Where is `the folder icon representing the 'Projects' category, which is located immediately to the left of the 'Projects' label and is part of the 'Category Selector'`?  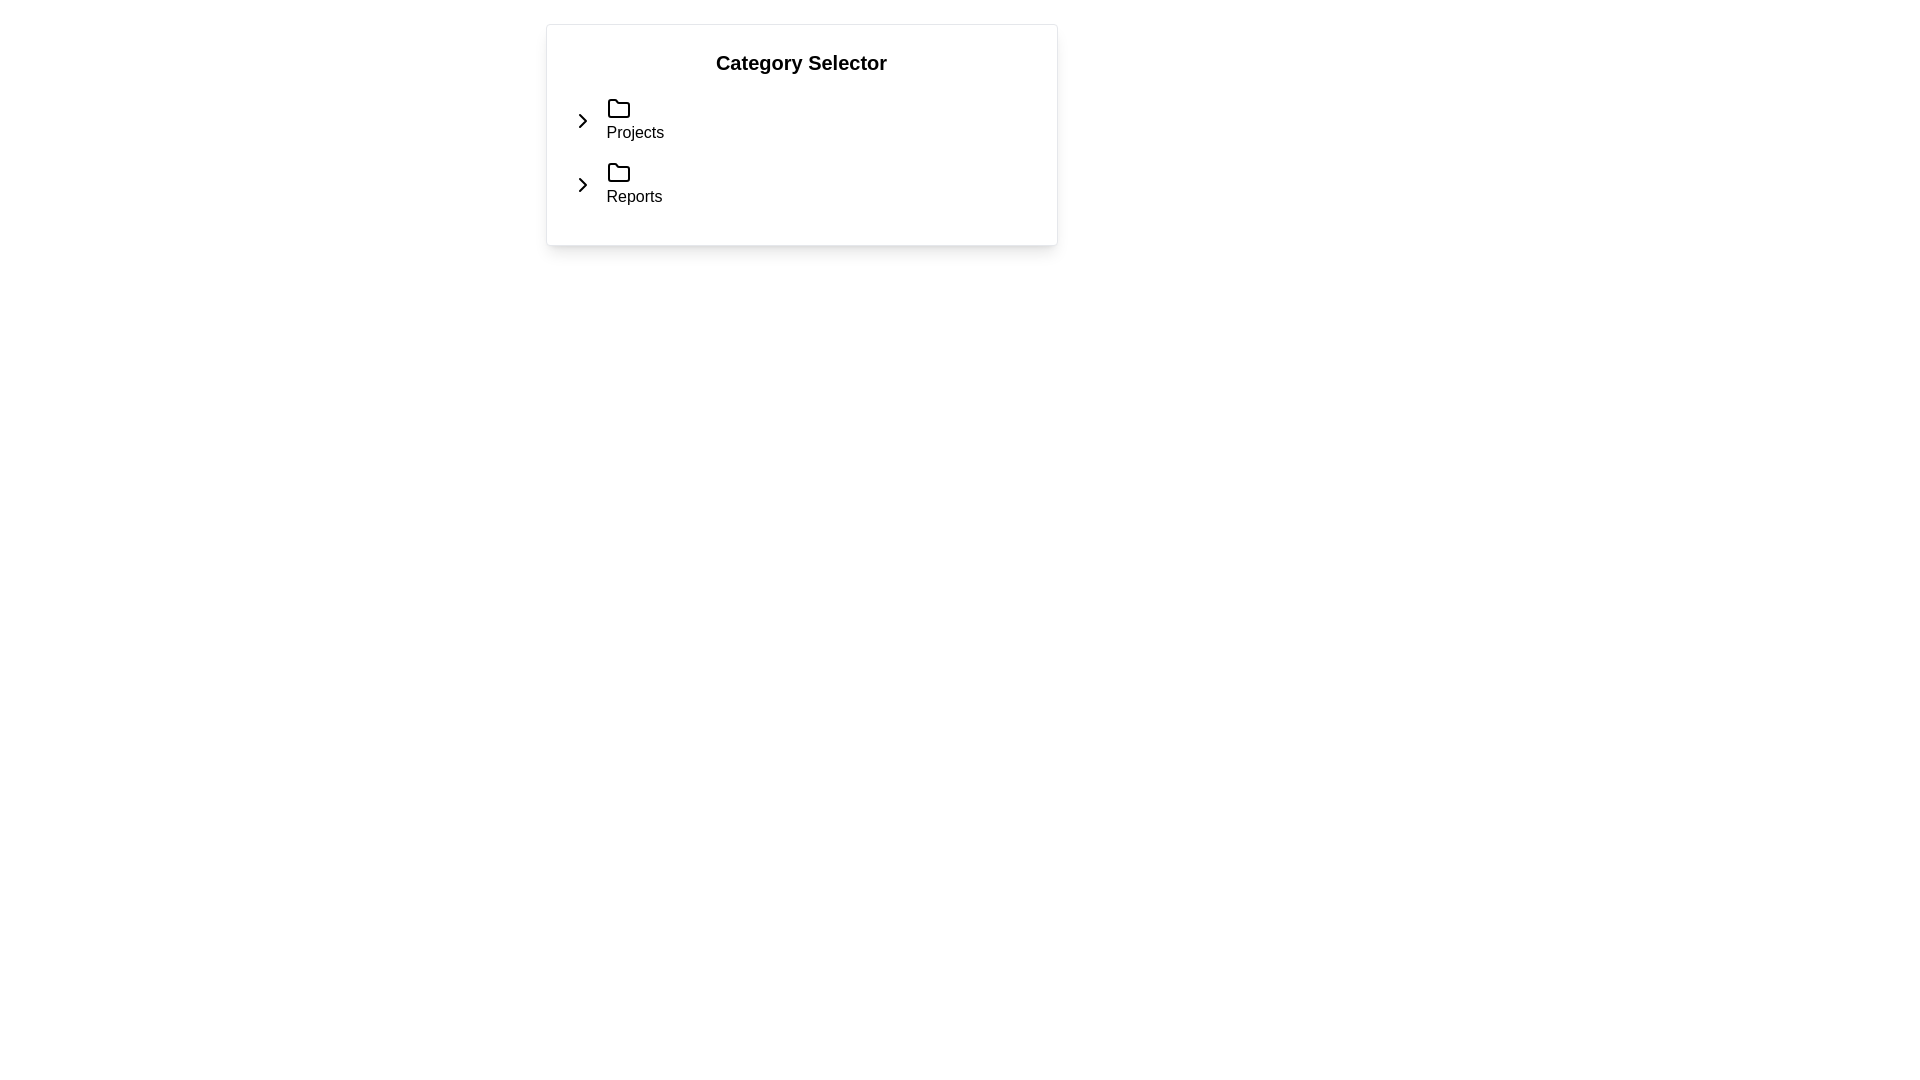
the folder icon representing the 'Projects' category, which is located immediately to the left of the 'Projects' label and is part of the 'Category Selector' is located at coordinates (617, 108).